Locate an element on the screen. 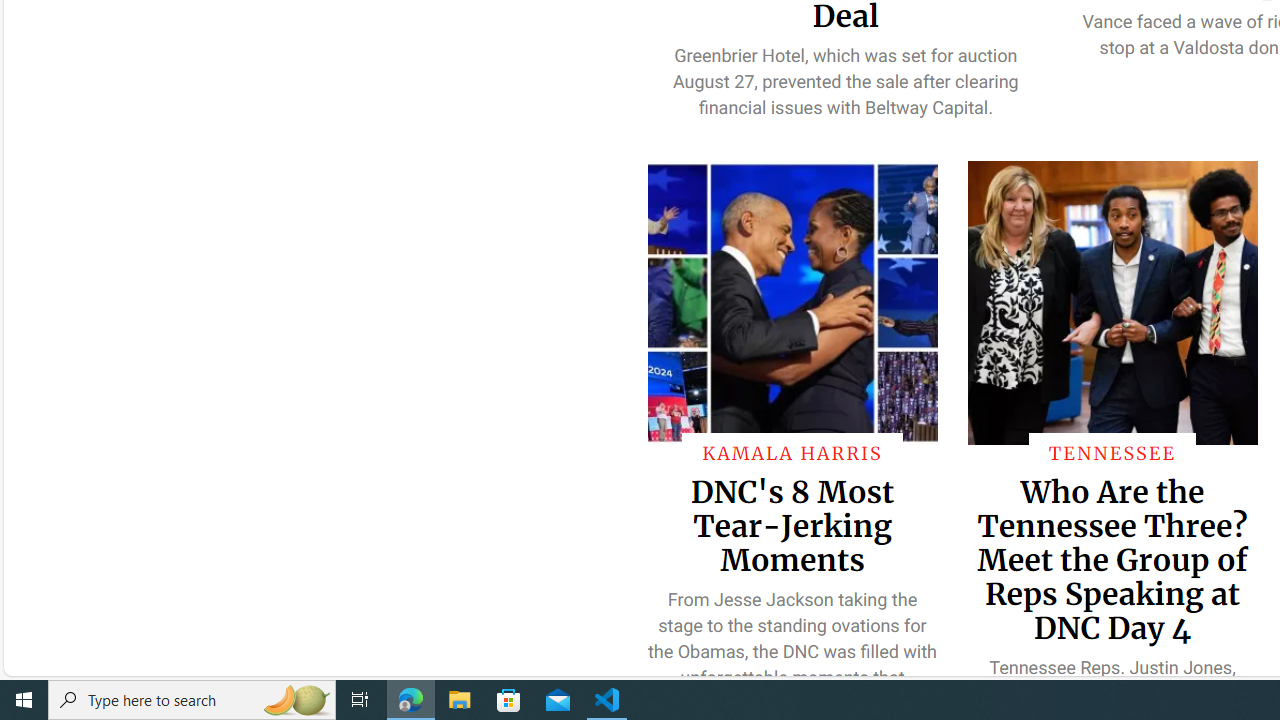 This screenshot has height=720, width=1280. 'Start' is located at coordinates (24, 698).